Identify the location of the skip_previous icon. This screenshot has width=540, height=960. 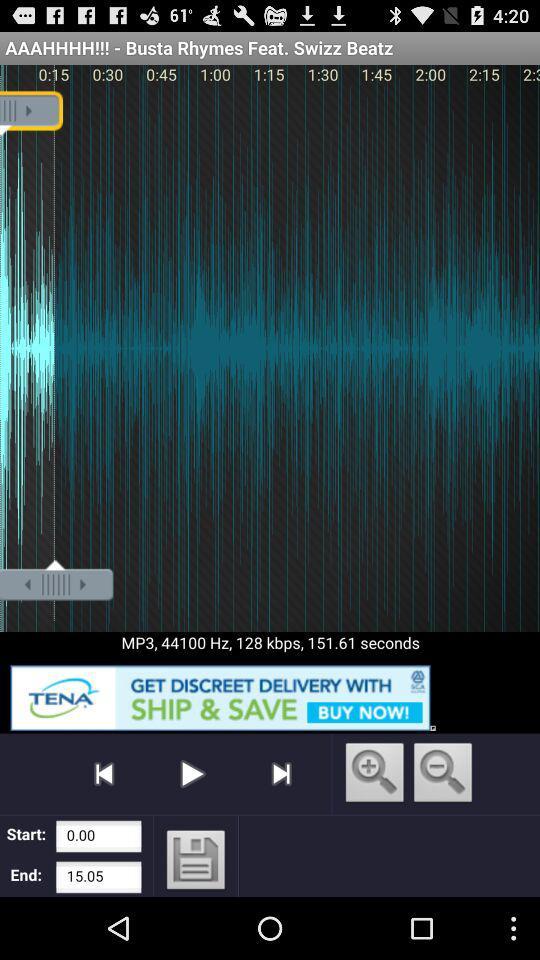
(104, 828).